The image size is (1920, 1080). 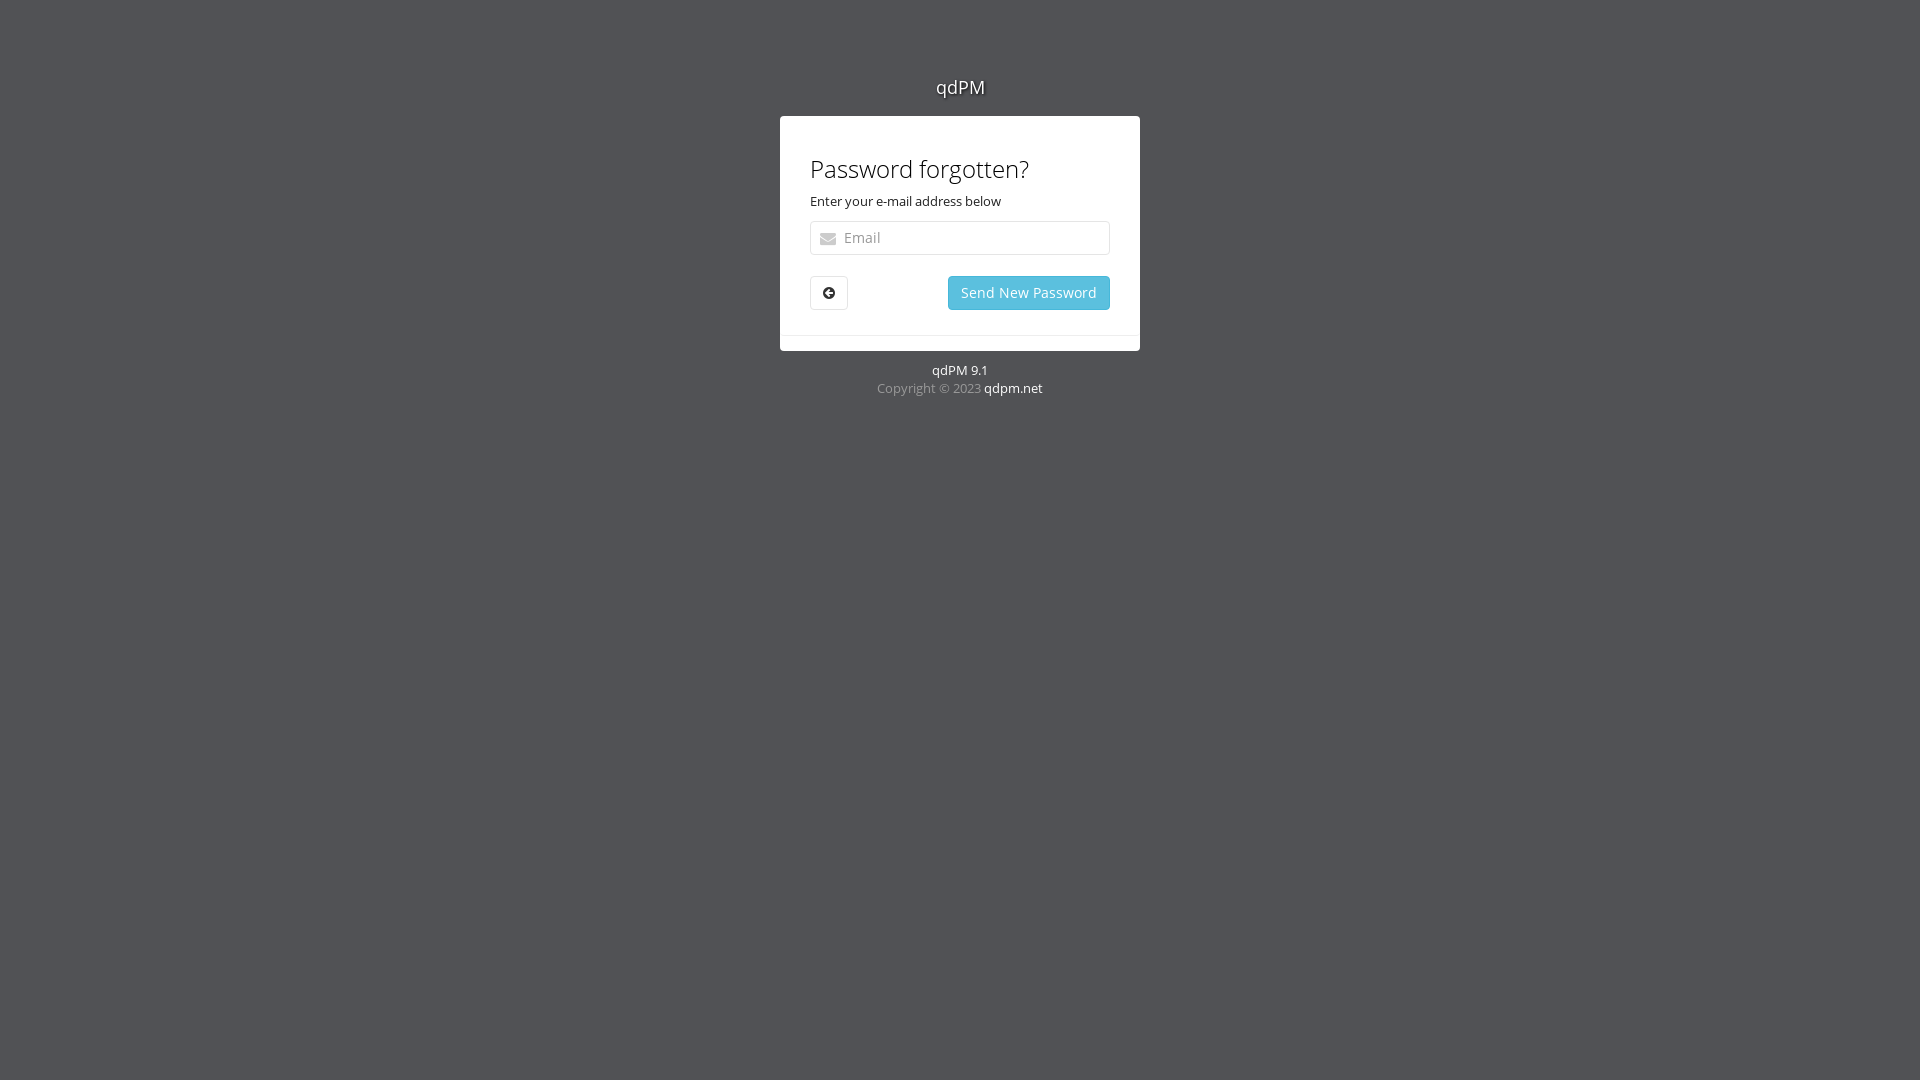 I want to click on 'qdPM 9.1', so click(x=930, y=370).